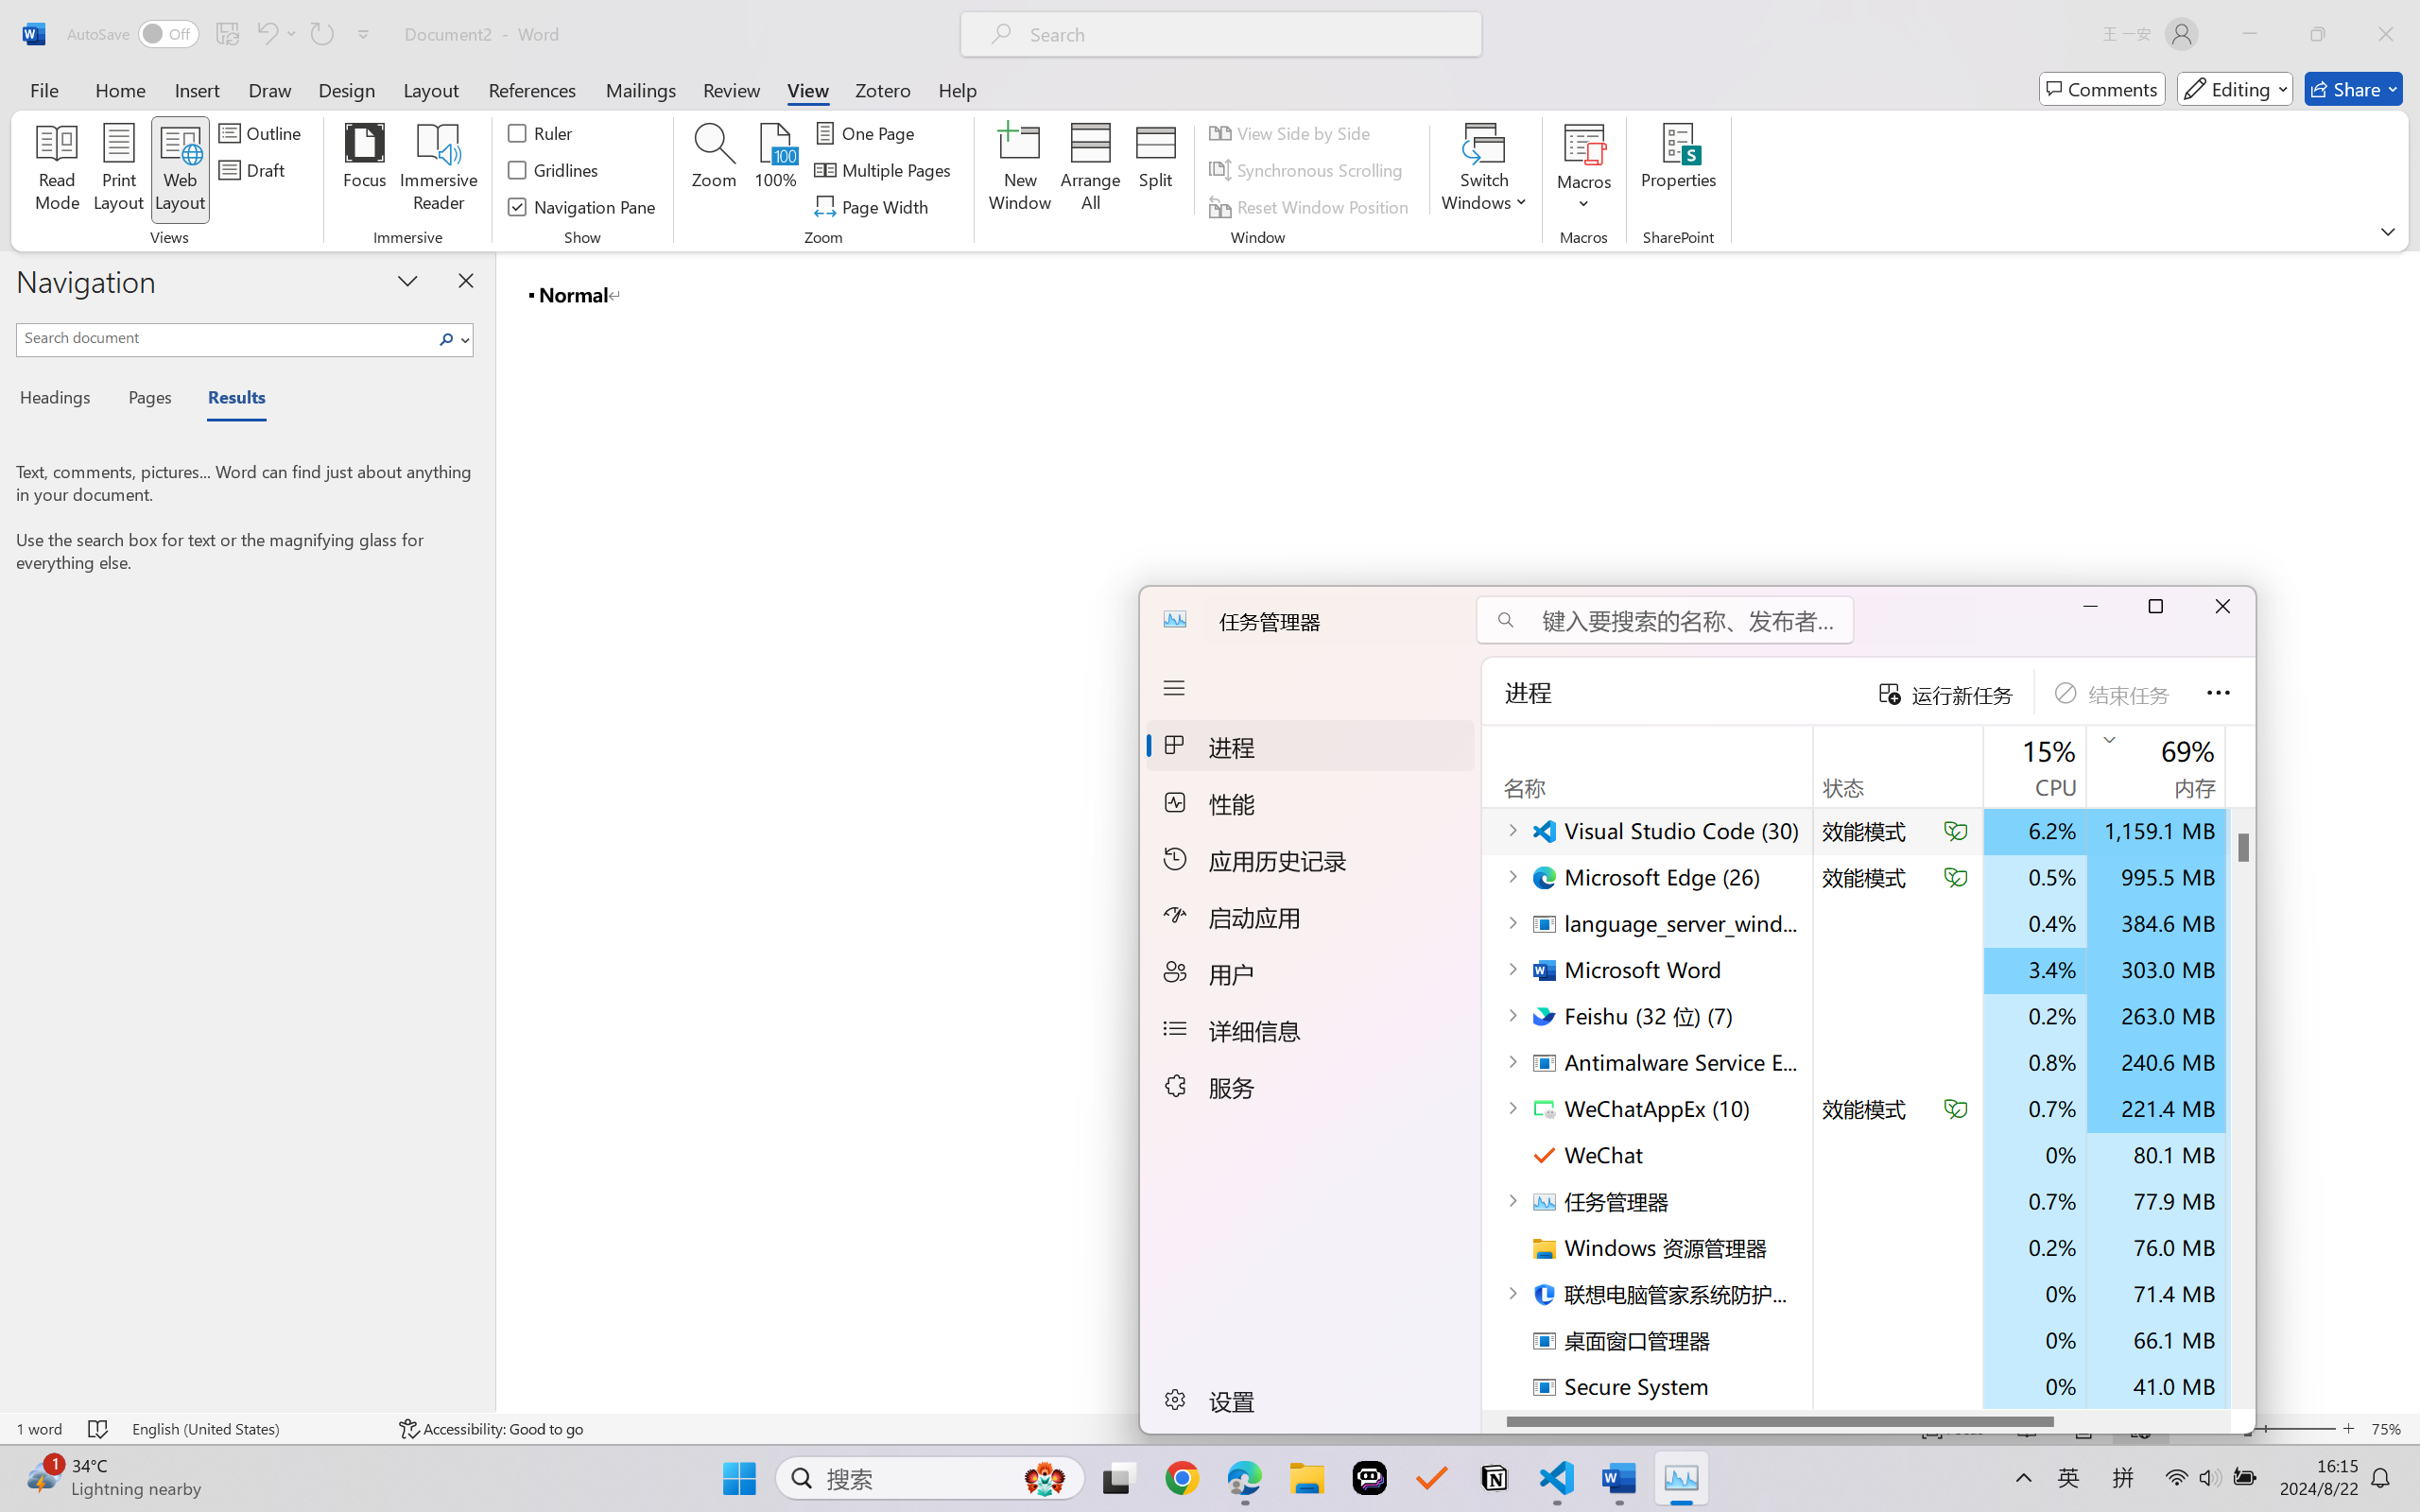 The width and height of the screenshot is (2420, 1512). Describe the element at coordinates (1089, 170) in the screenshot. I see `'Arrange All'` at that location.